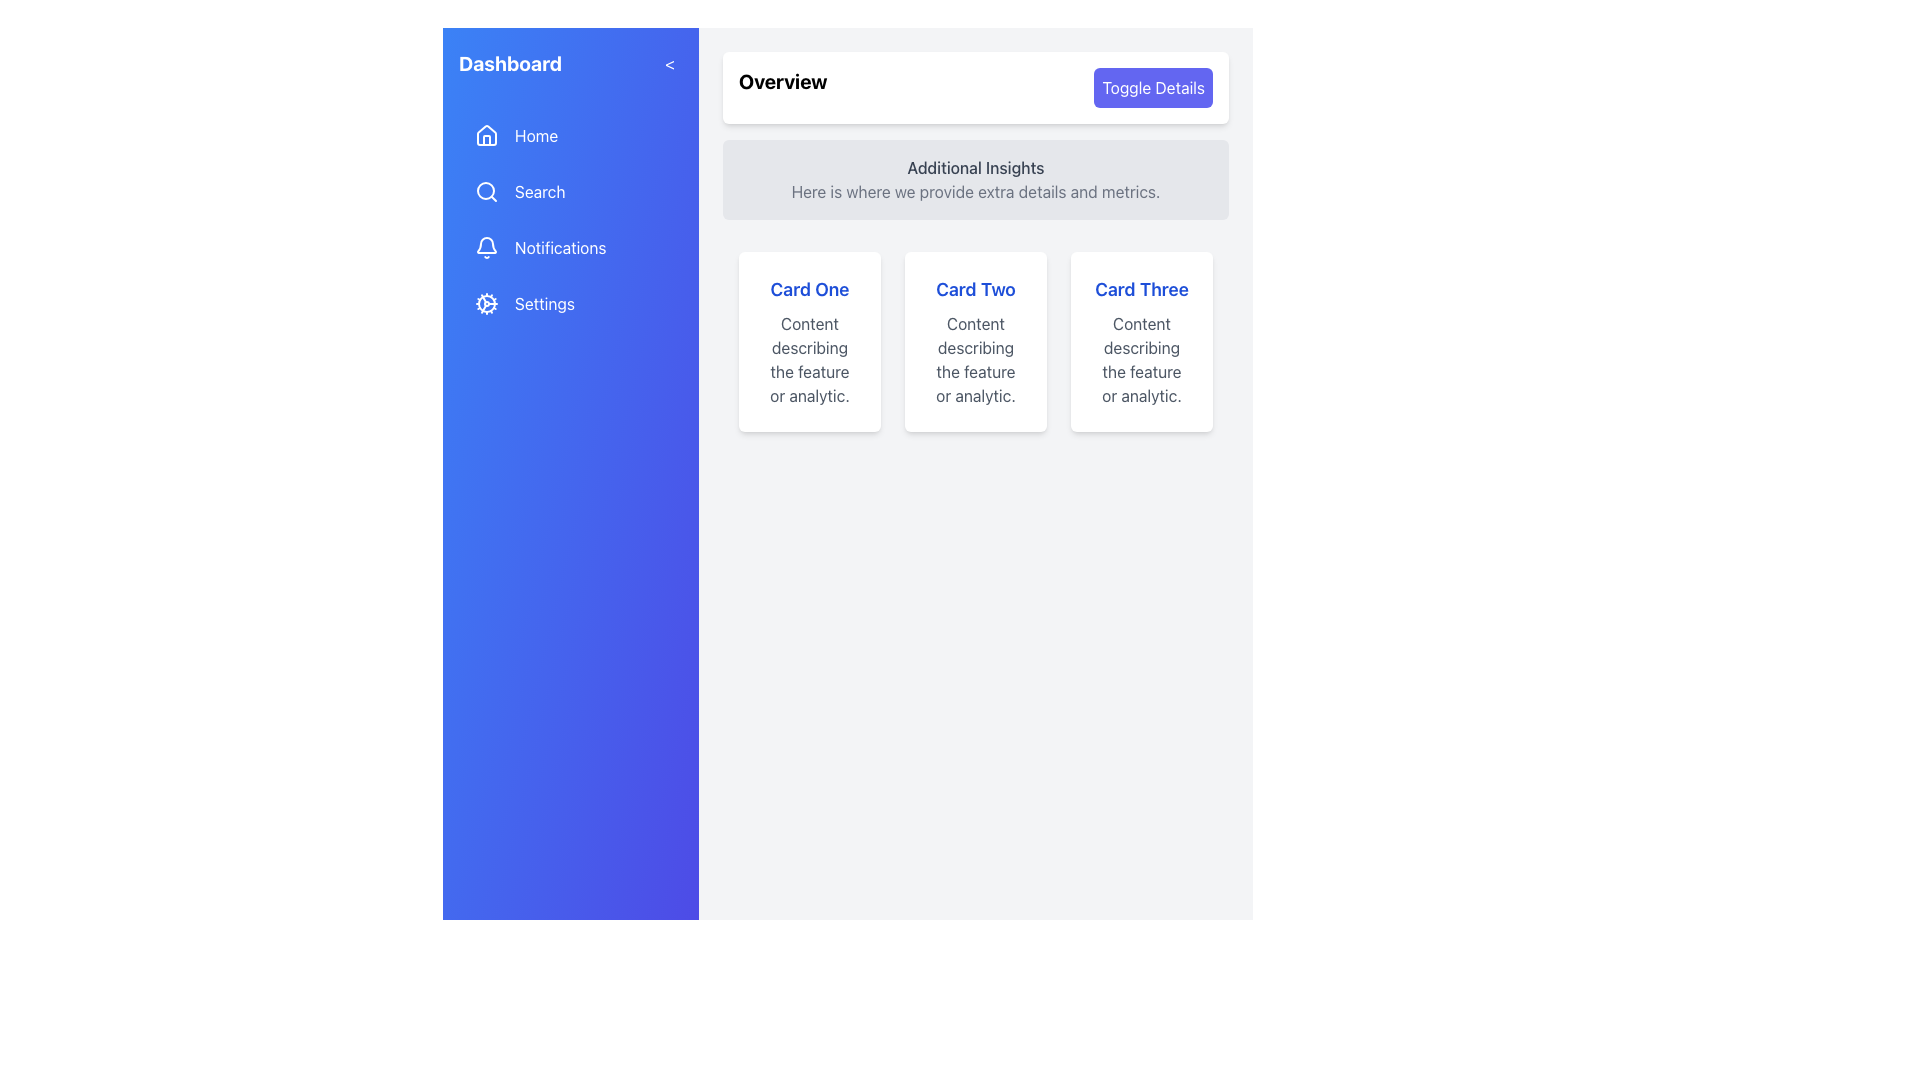 The width and height of the screenshot is (1920, 1080). Describe the element at coordinates (810, 358) in the screenshot. I see `the Text Block element styled in a smaller, gray font located under the title 'Card One' within a card layout` at that location.